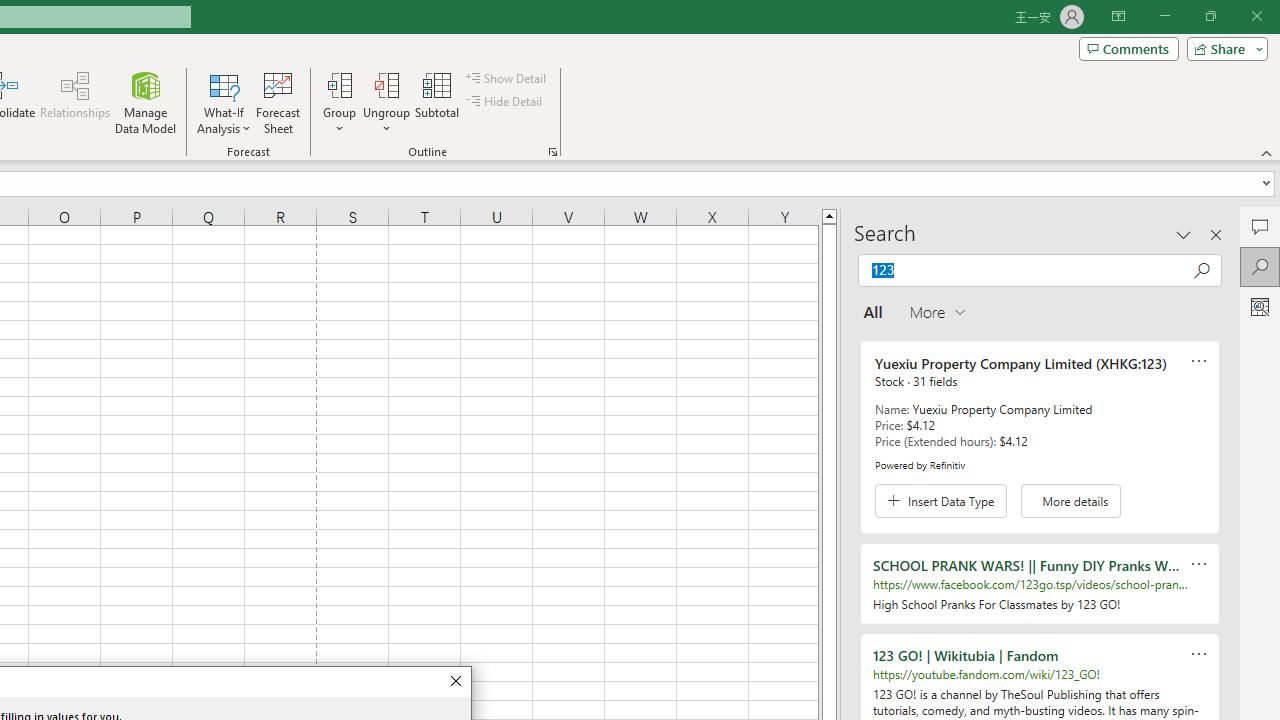  I want to click on 'Subtotal', so click(436, 103).